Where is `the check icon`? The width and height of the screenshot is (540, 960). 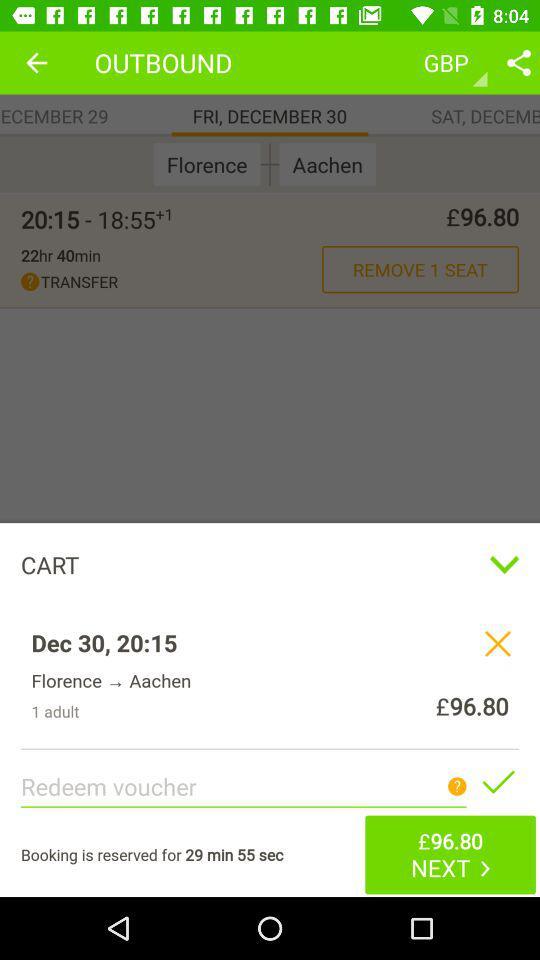 the check icon is located at coordinates (496, 781).